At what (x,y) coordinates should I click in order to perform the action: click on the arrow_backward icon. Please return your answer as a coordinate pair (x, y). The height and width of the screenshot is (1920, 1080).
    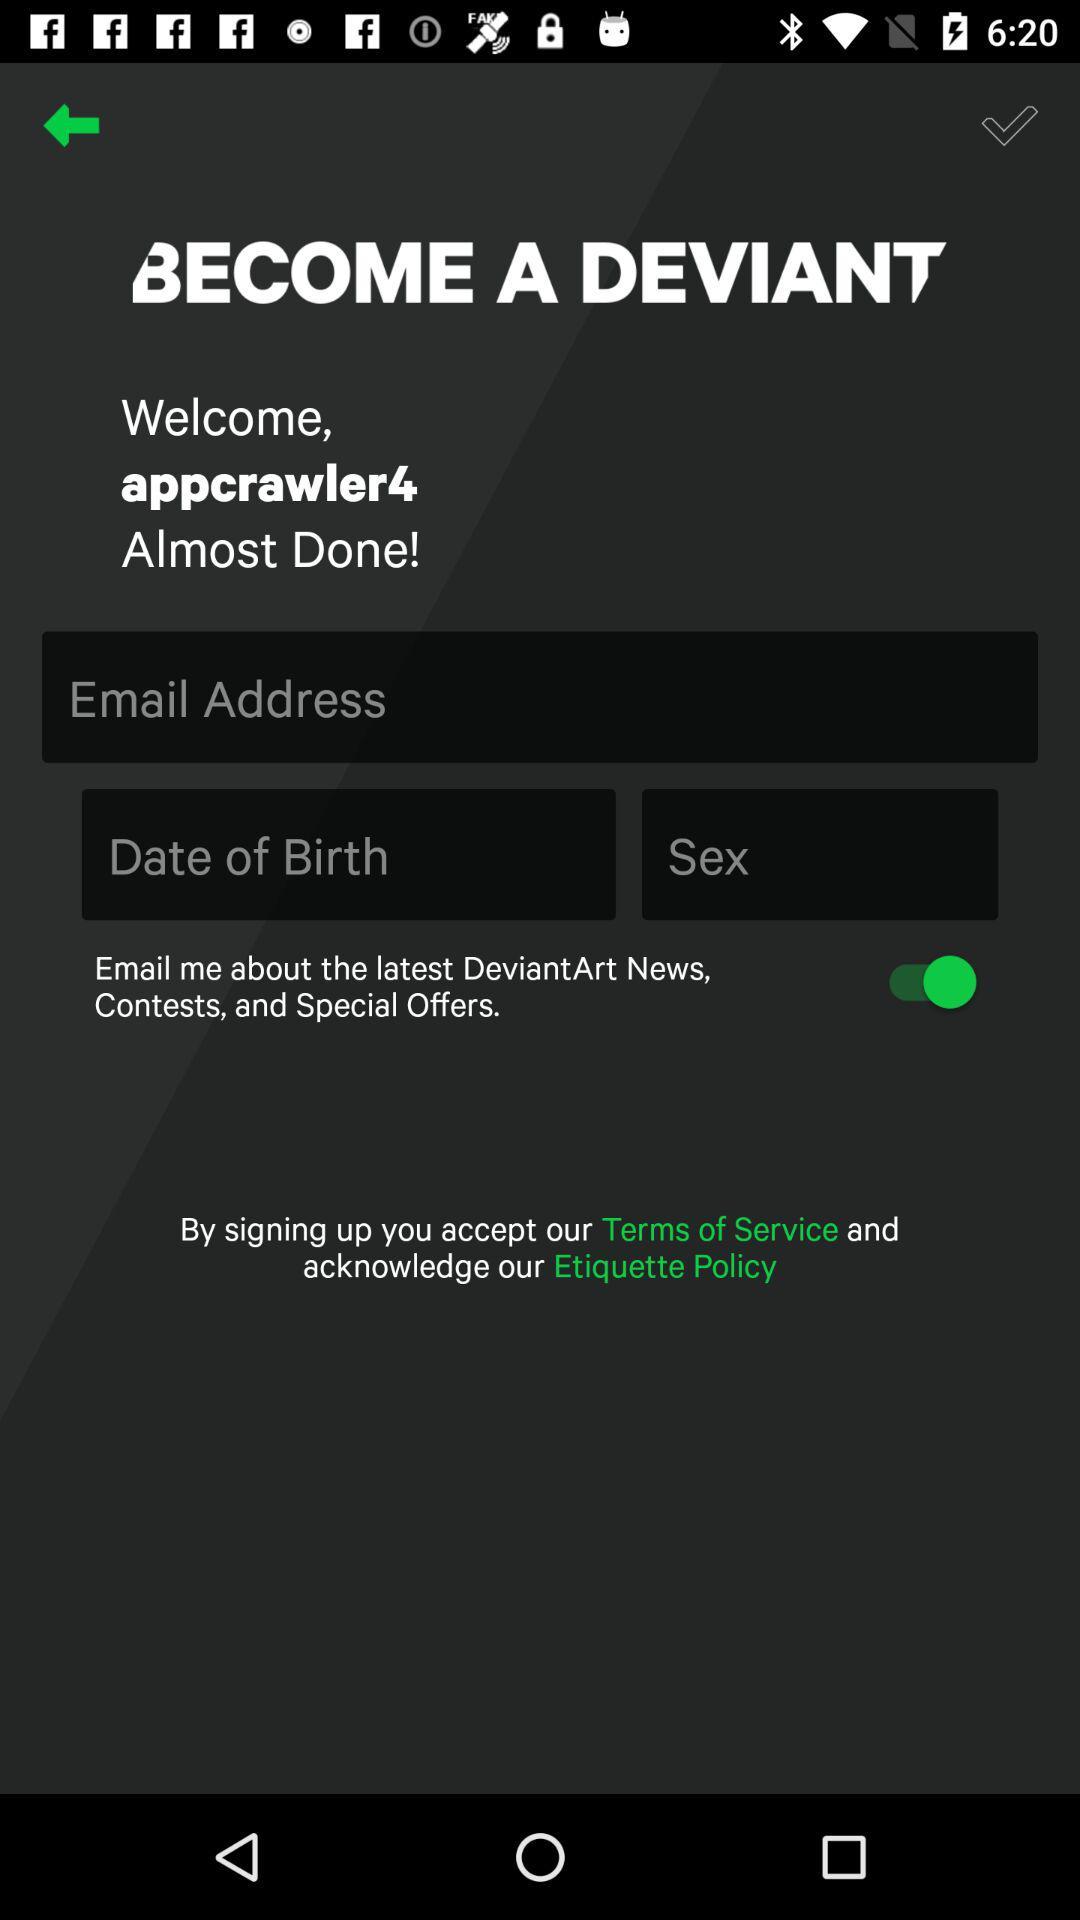
    Looking at the image, I should click on (70, 124).